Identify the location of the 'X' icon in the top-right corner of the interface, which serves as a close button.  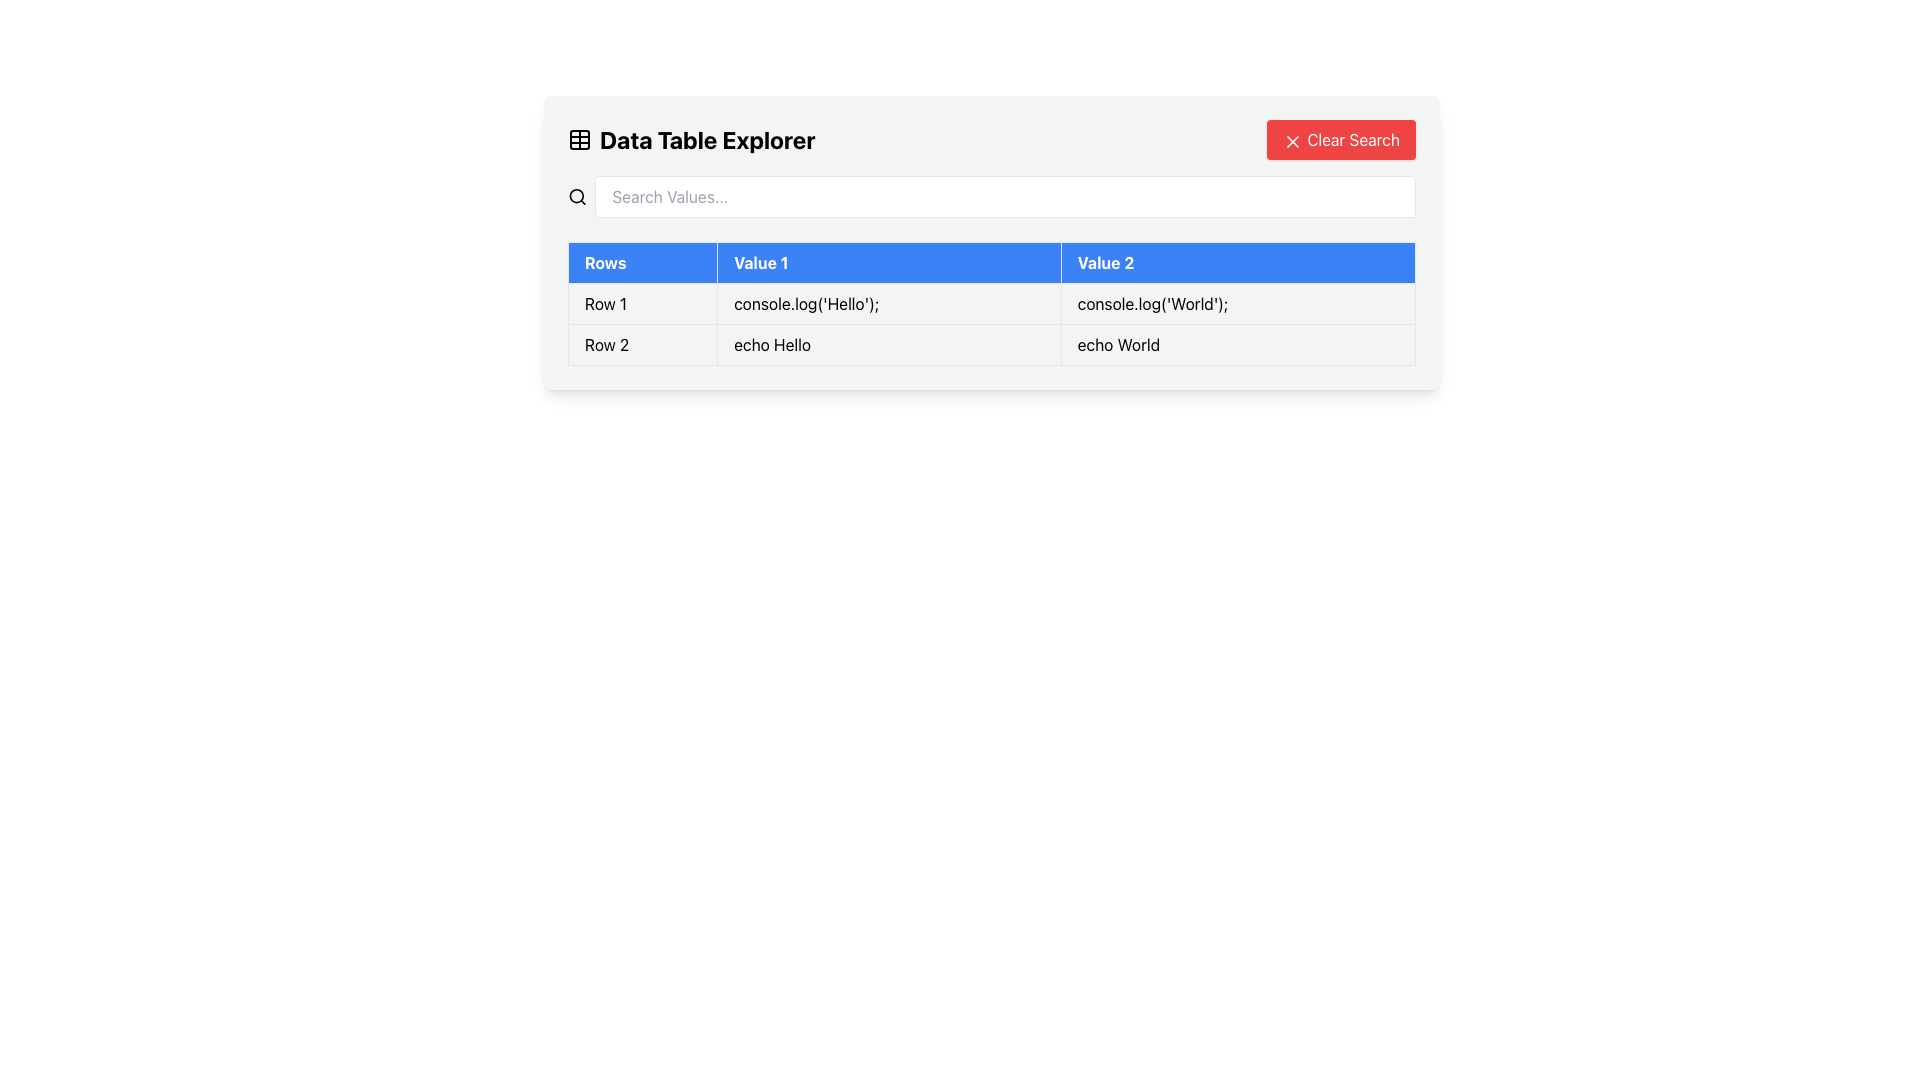
(1293, 140).